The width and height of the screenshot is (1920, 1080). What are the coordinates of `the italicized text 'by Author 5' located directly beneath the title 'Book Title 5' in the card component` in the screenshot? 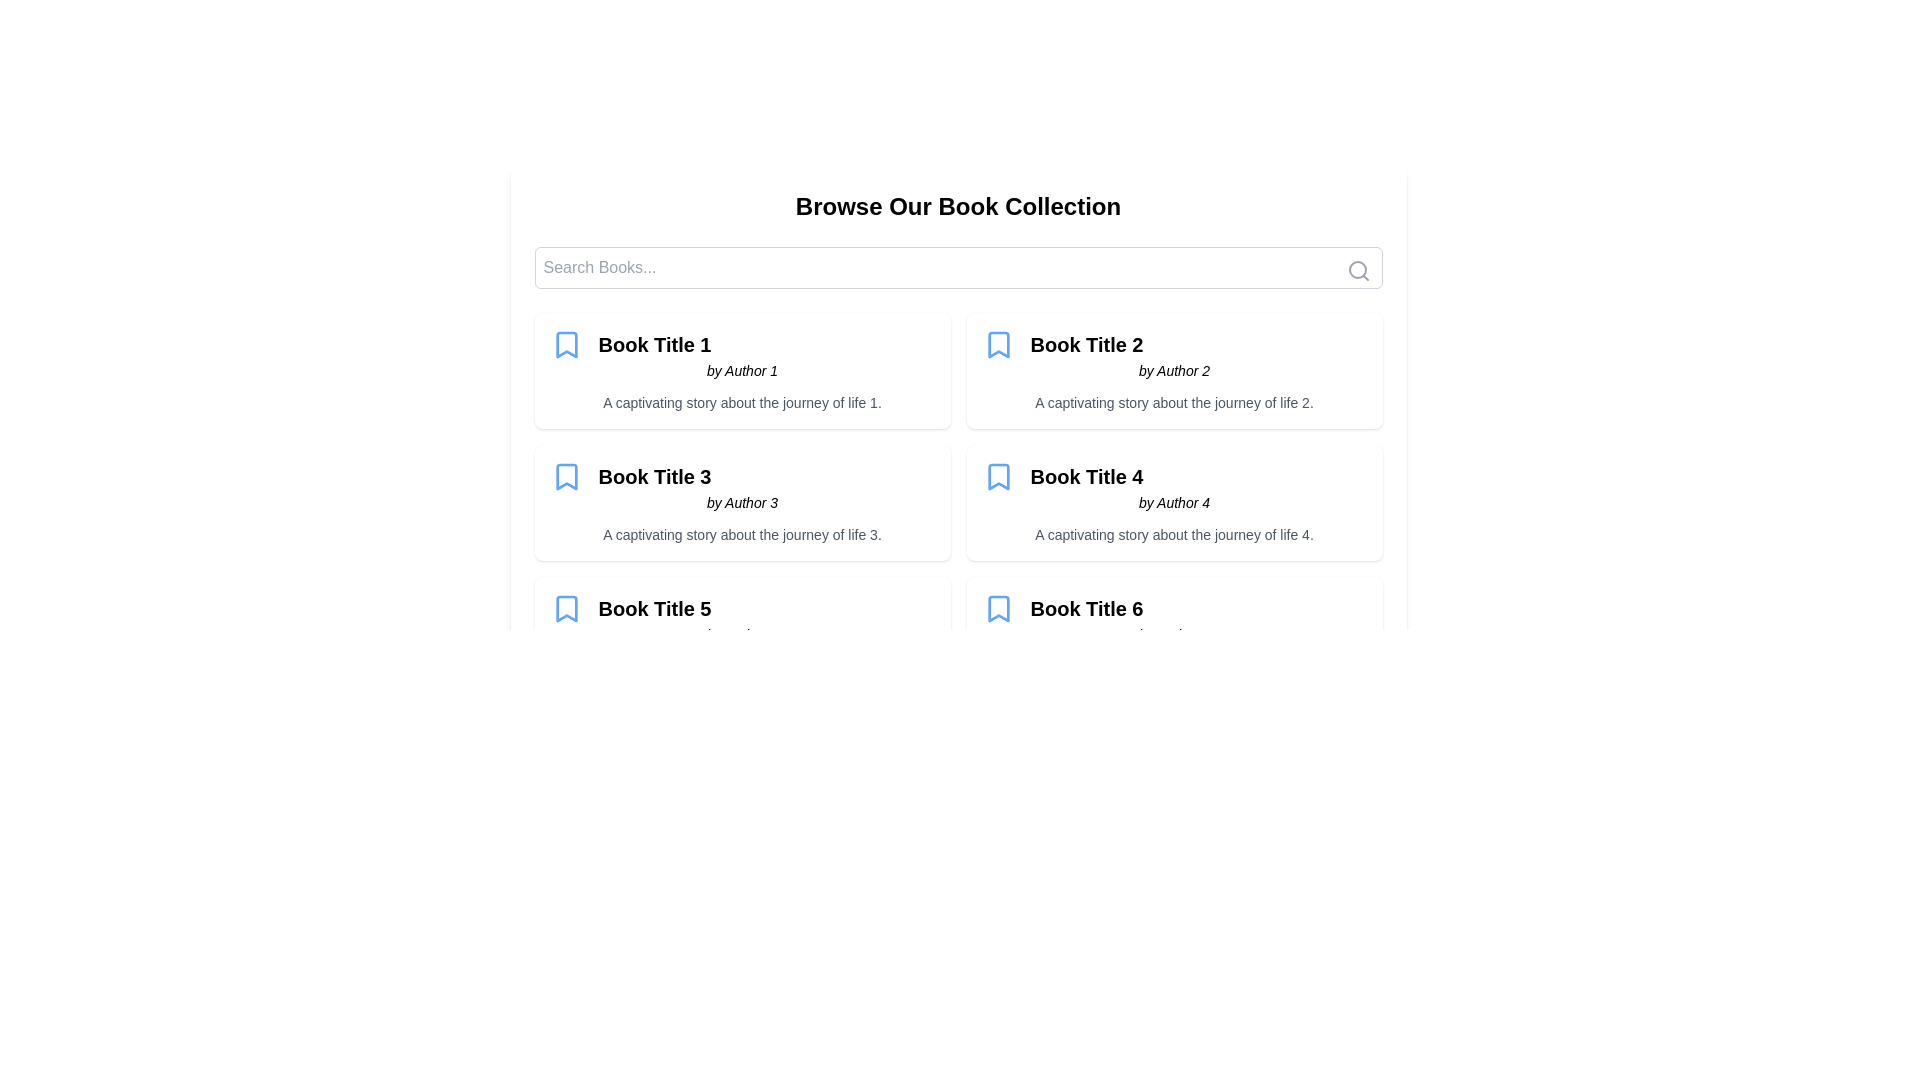 It's located at (741, 635).